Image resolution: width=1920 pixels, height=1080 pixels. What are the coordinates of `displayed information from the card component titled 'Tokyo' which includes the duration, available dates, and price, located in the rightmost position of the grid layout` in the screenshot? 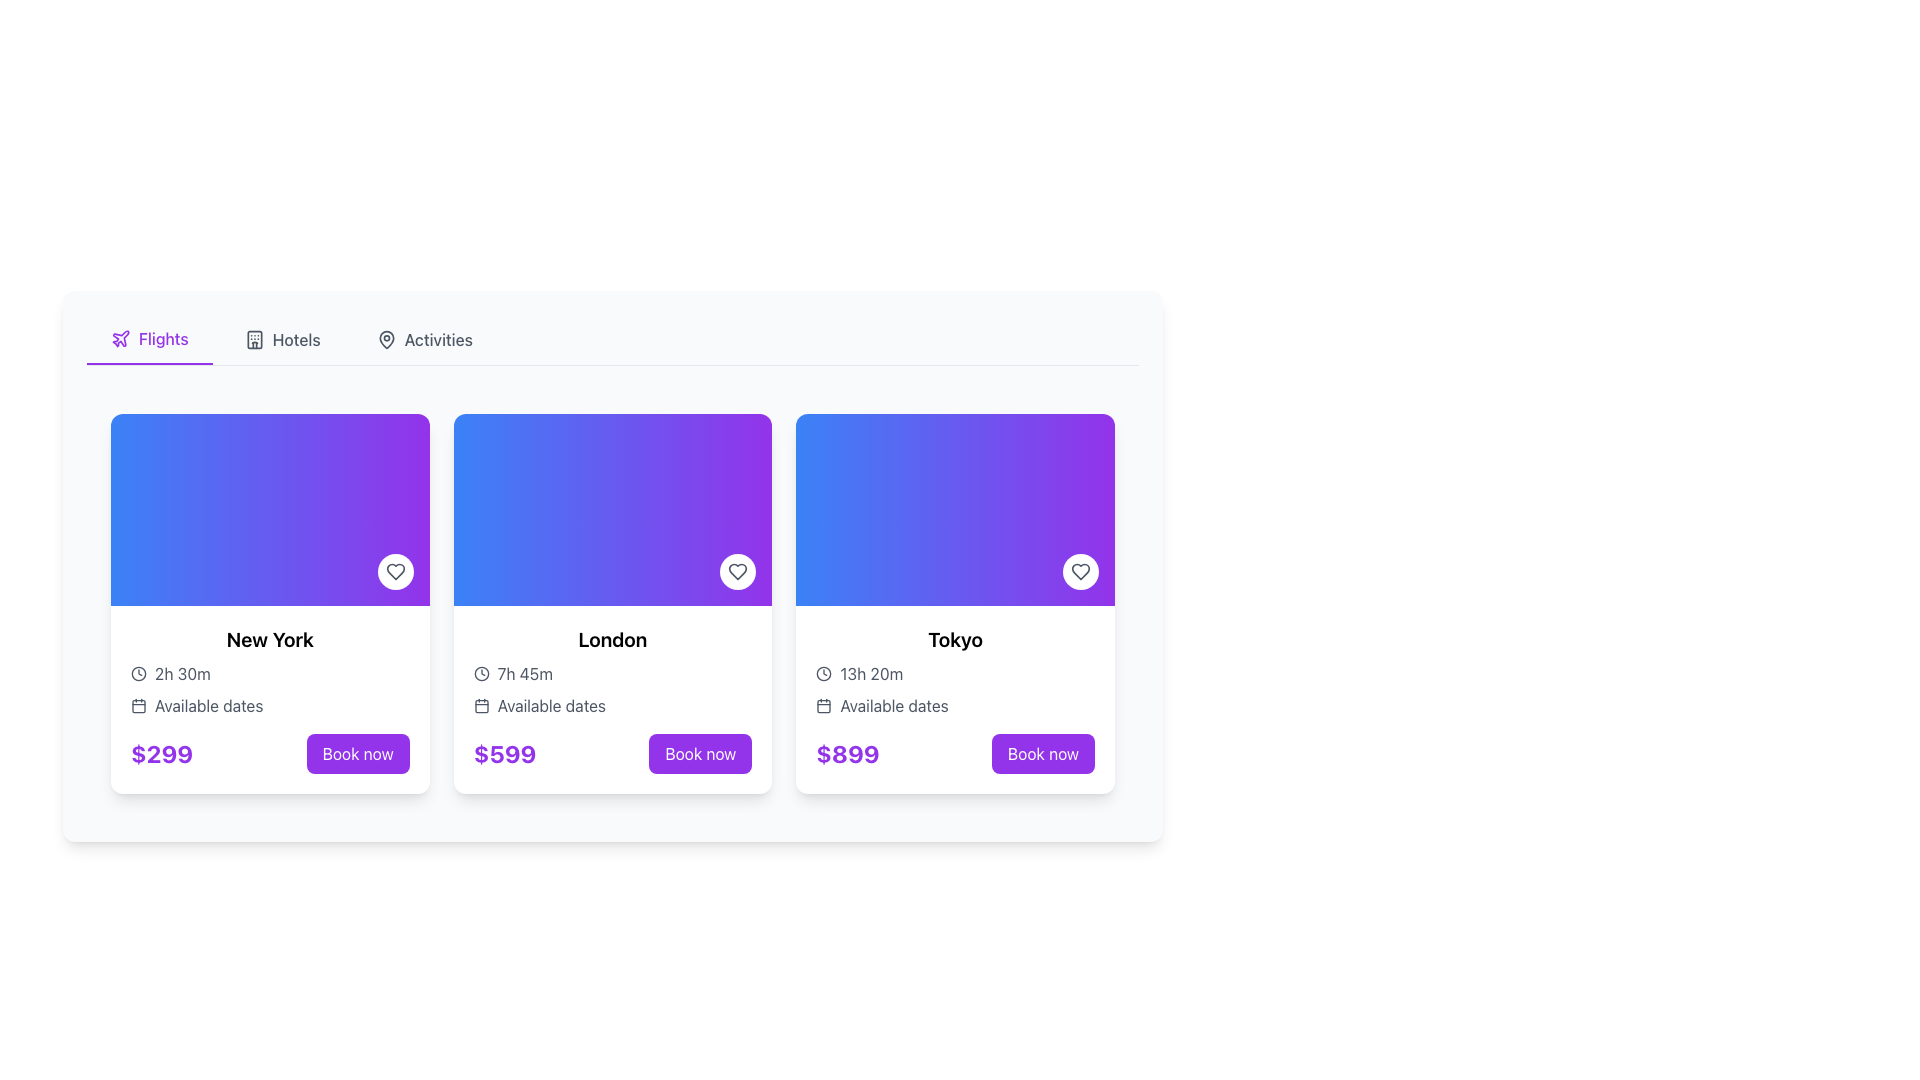 It's located at (954, 698).